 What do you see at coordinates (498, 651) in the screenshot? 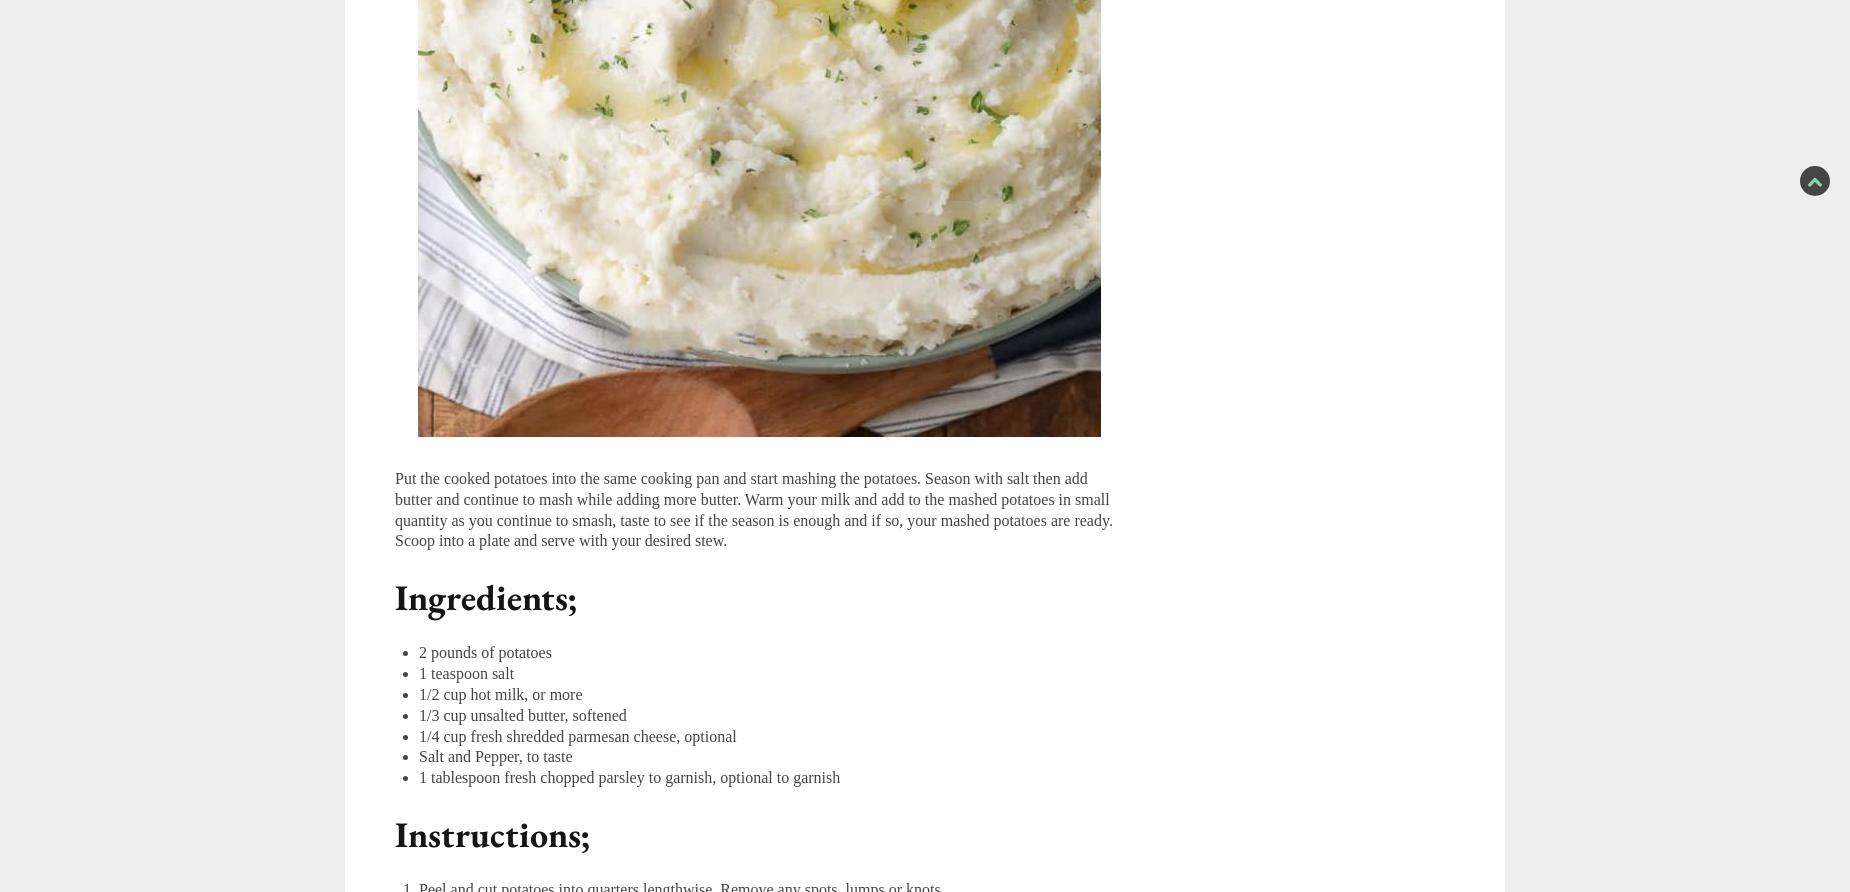
I see `'potatoes'` at bounding box center [498, 651].